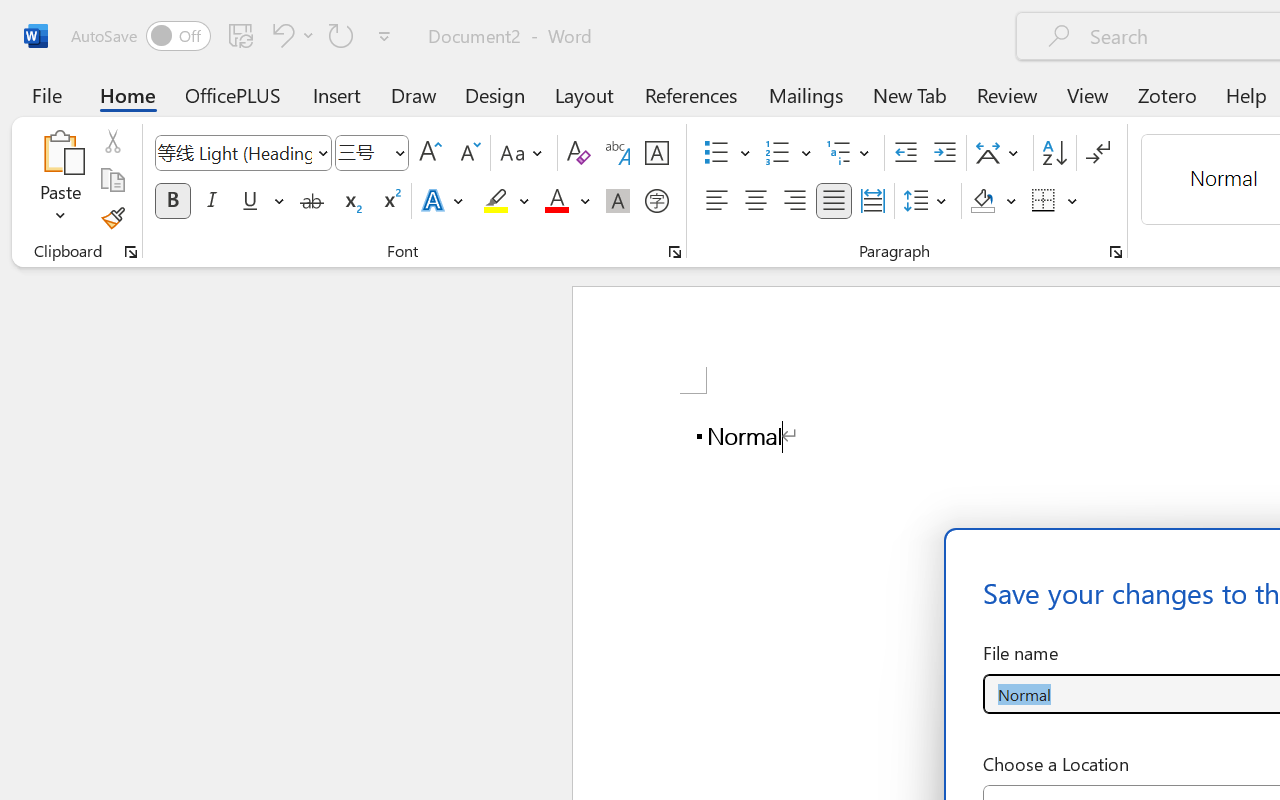 This screenshot has width=1280, height=800. What do you see at coordinates (234, 35) in the screenshot?
I see `'Quick Access Toolbar'` at bounding box center [234, 35].